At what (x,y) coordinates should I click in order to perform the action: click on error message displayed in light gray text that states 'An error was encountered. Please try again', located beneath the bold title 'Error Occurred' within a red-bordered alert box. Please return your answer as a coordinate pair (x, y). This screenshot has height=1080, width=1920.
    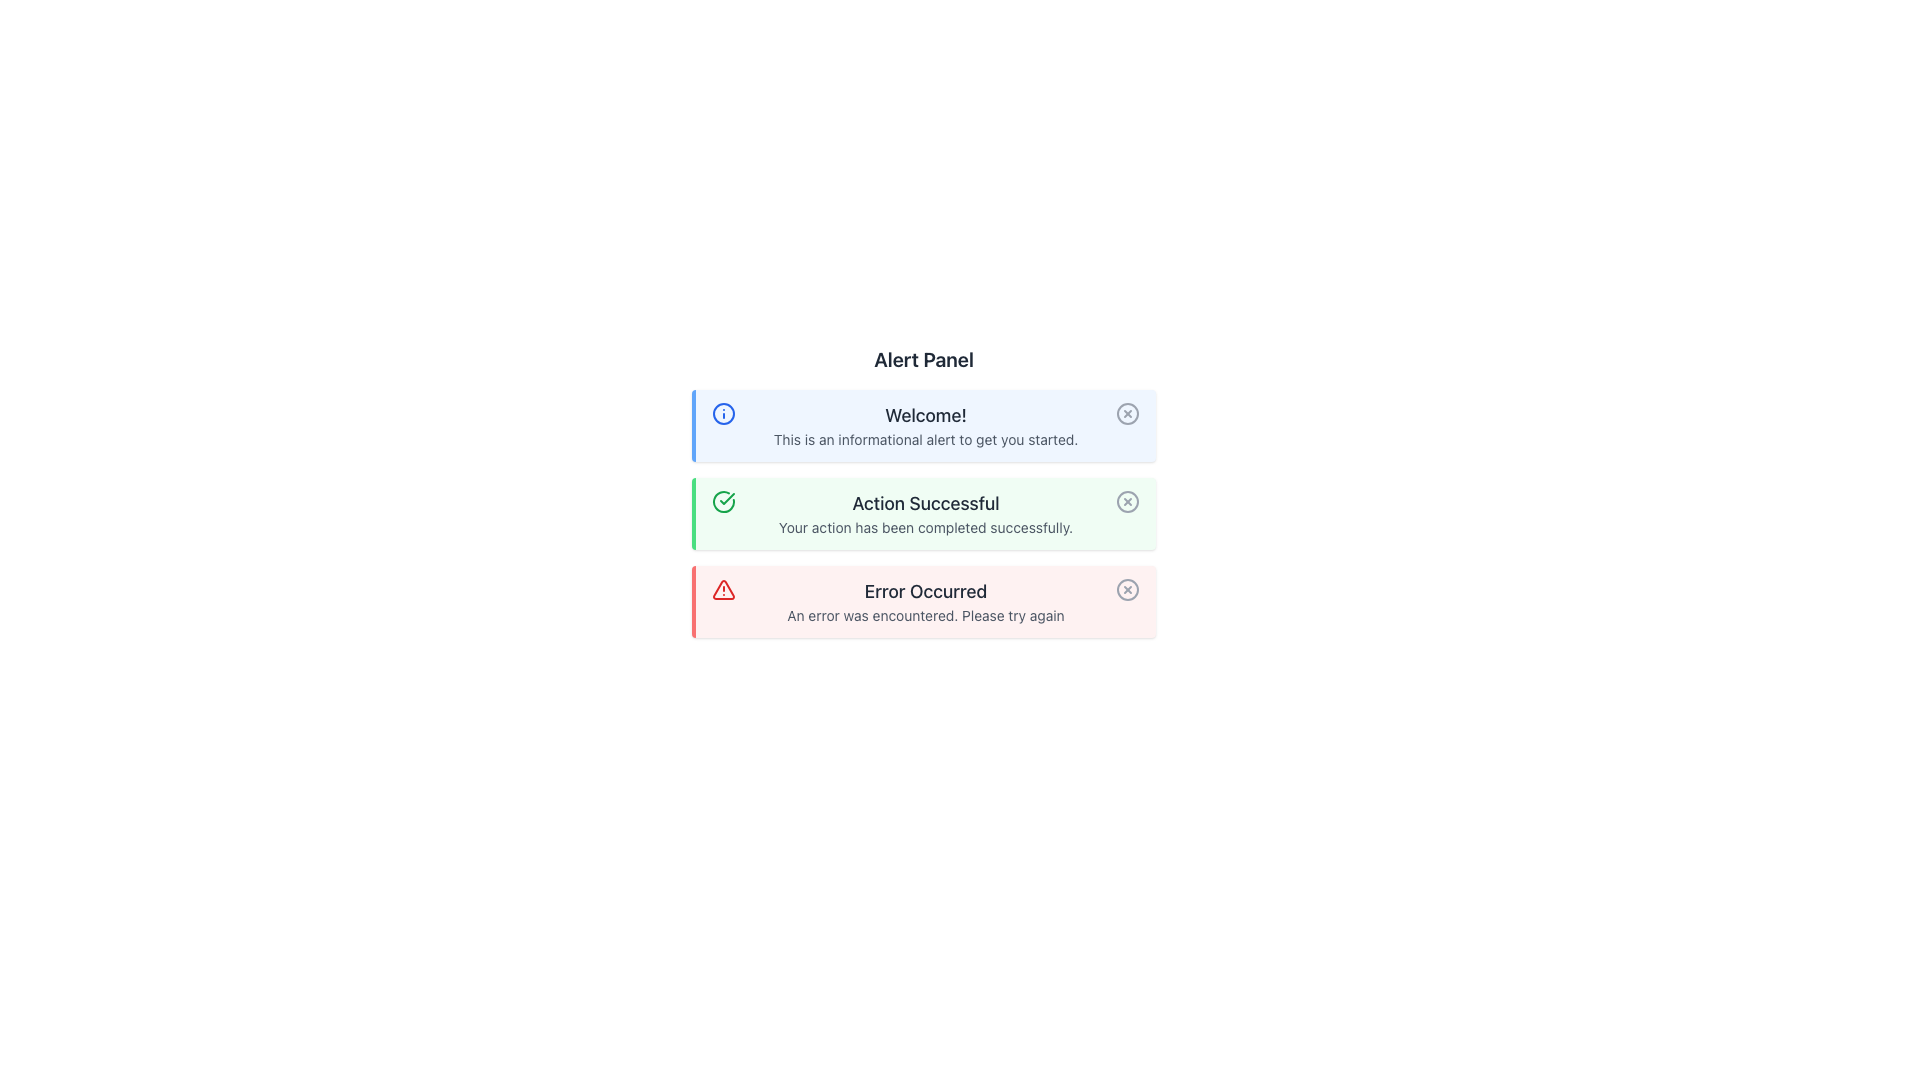
    Looking at the image, I should click on (925, 615).